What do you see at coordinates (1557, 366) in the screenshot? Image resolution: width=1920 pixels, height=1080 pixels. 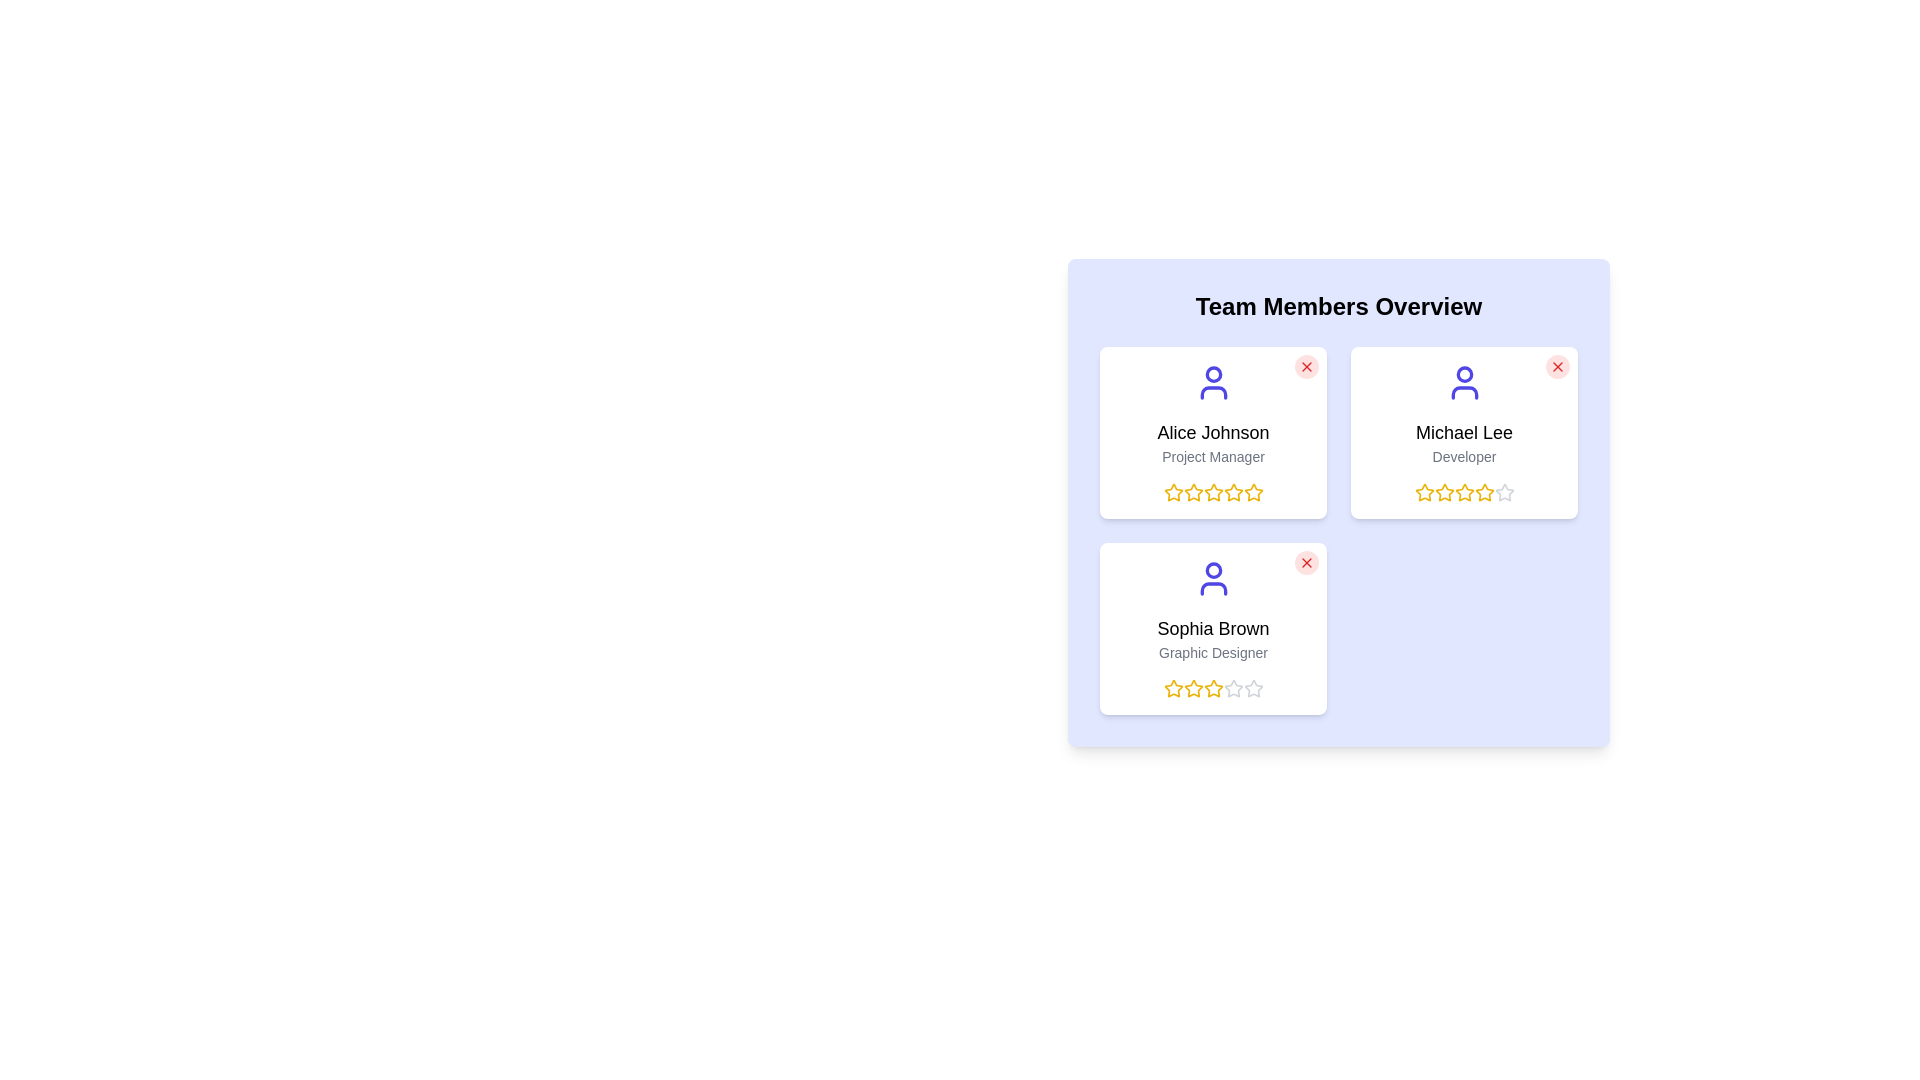 I see `close button of the team member with name Michael Lee` at bounding box center [1557, 366].